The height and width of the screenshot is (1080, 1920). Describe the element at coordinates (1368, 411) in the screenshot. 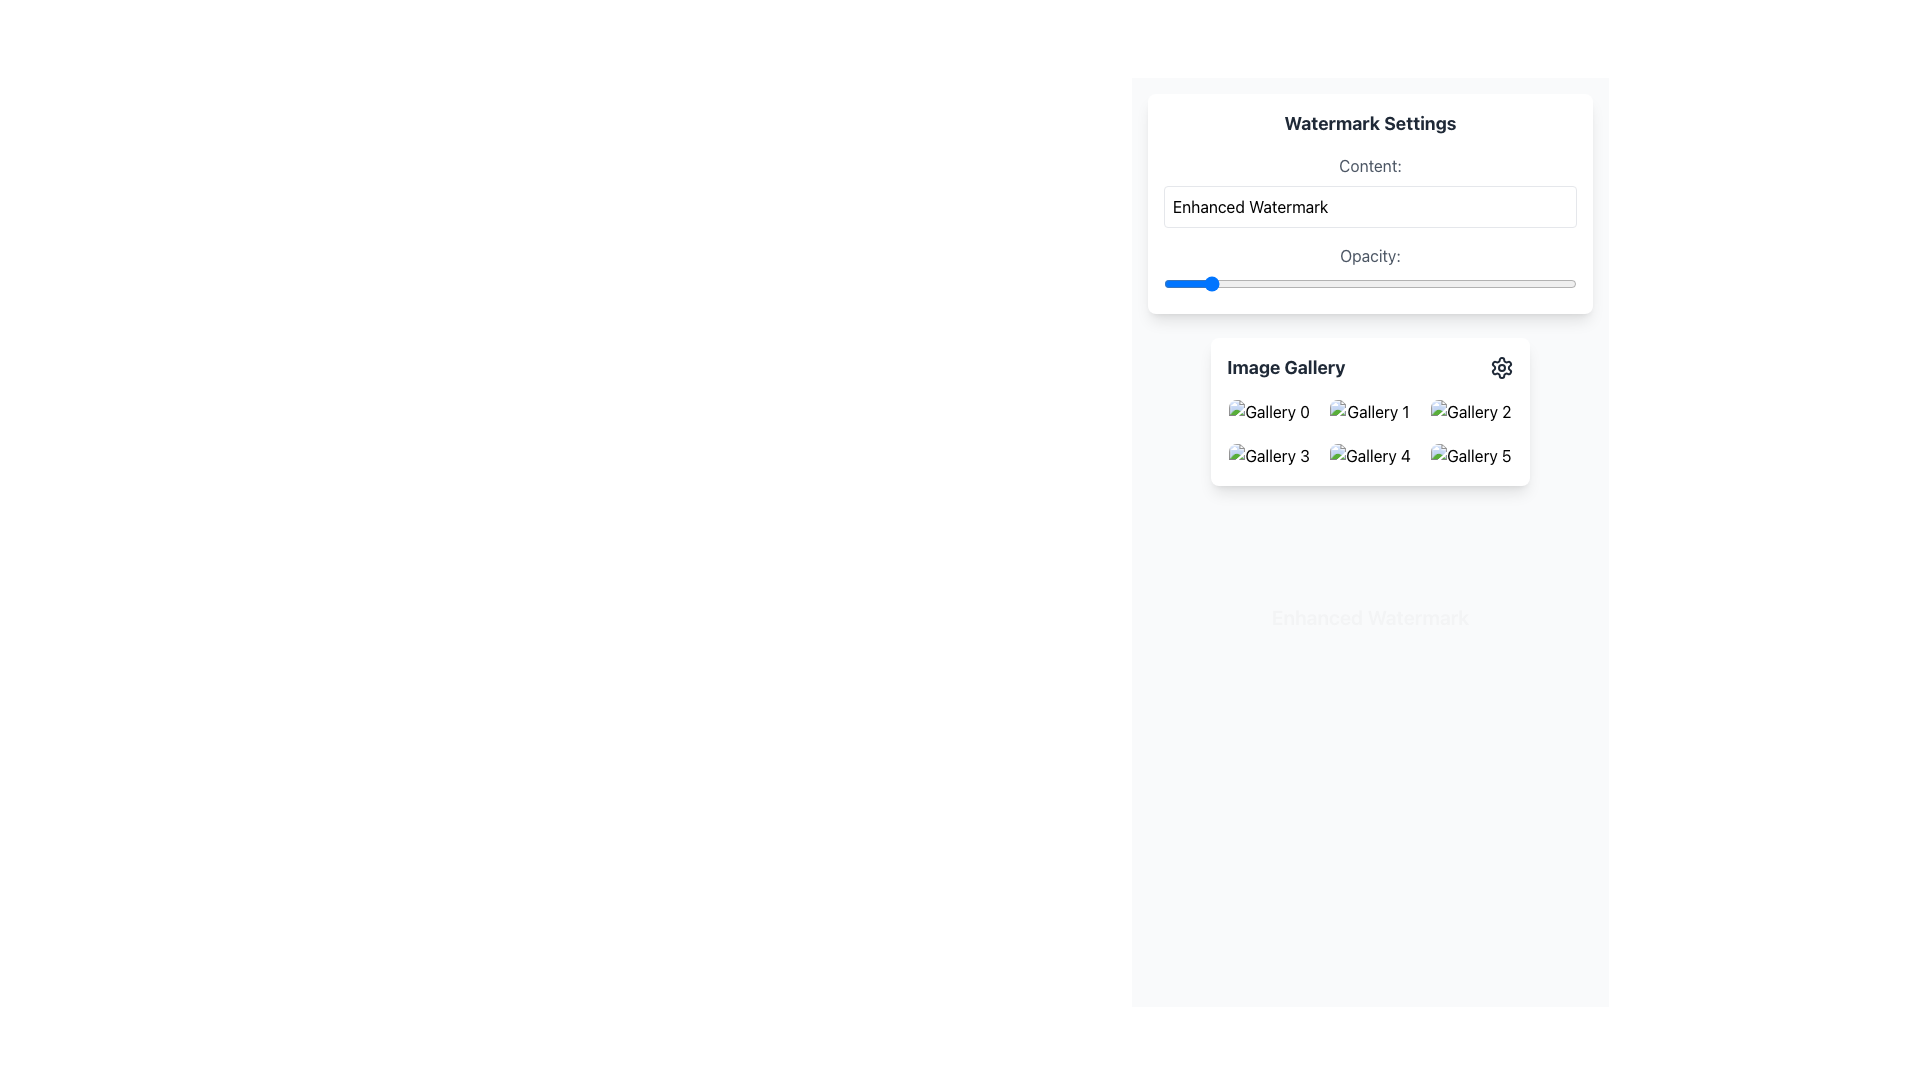

I see `the second image in the first row of the image gallery` at that location.